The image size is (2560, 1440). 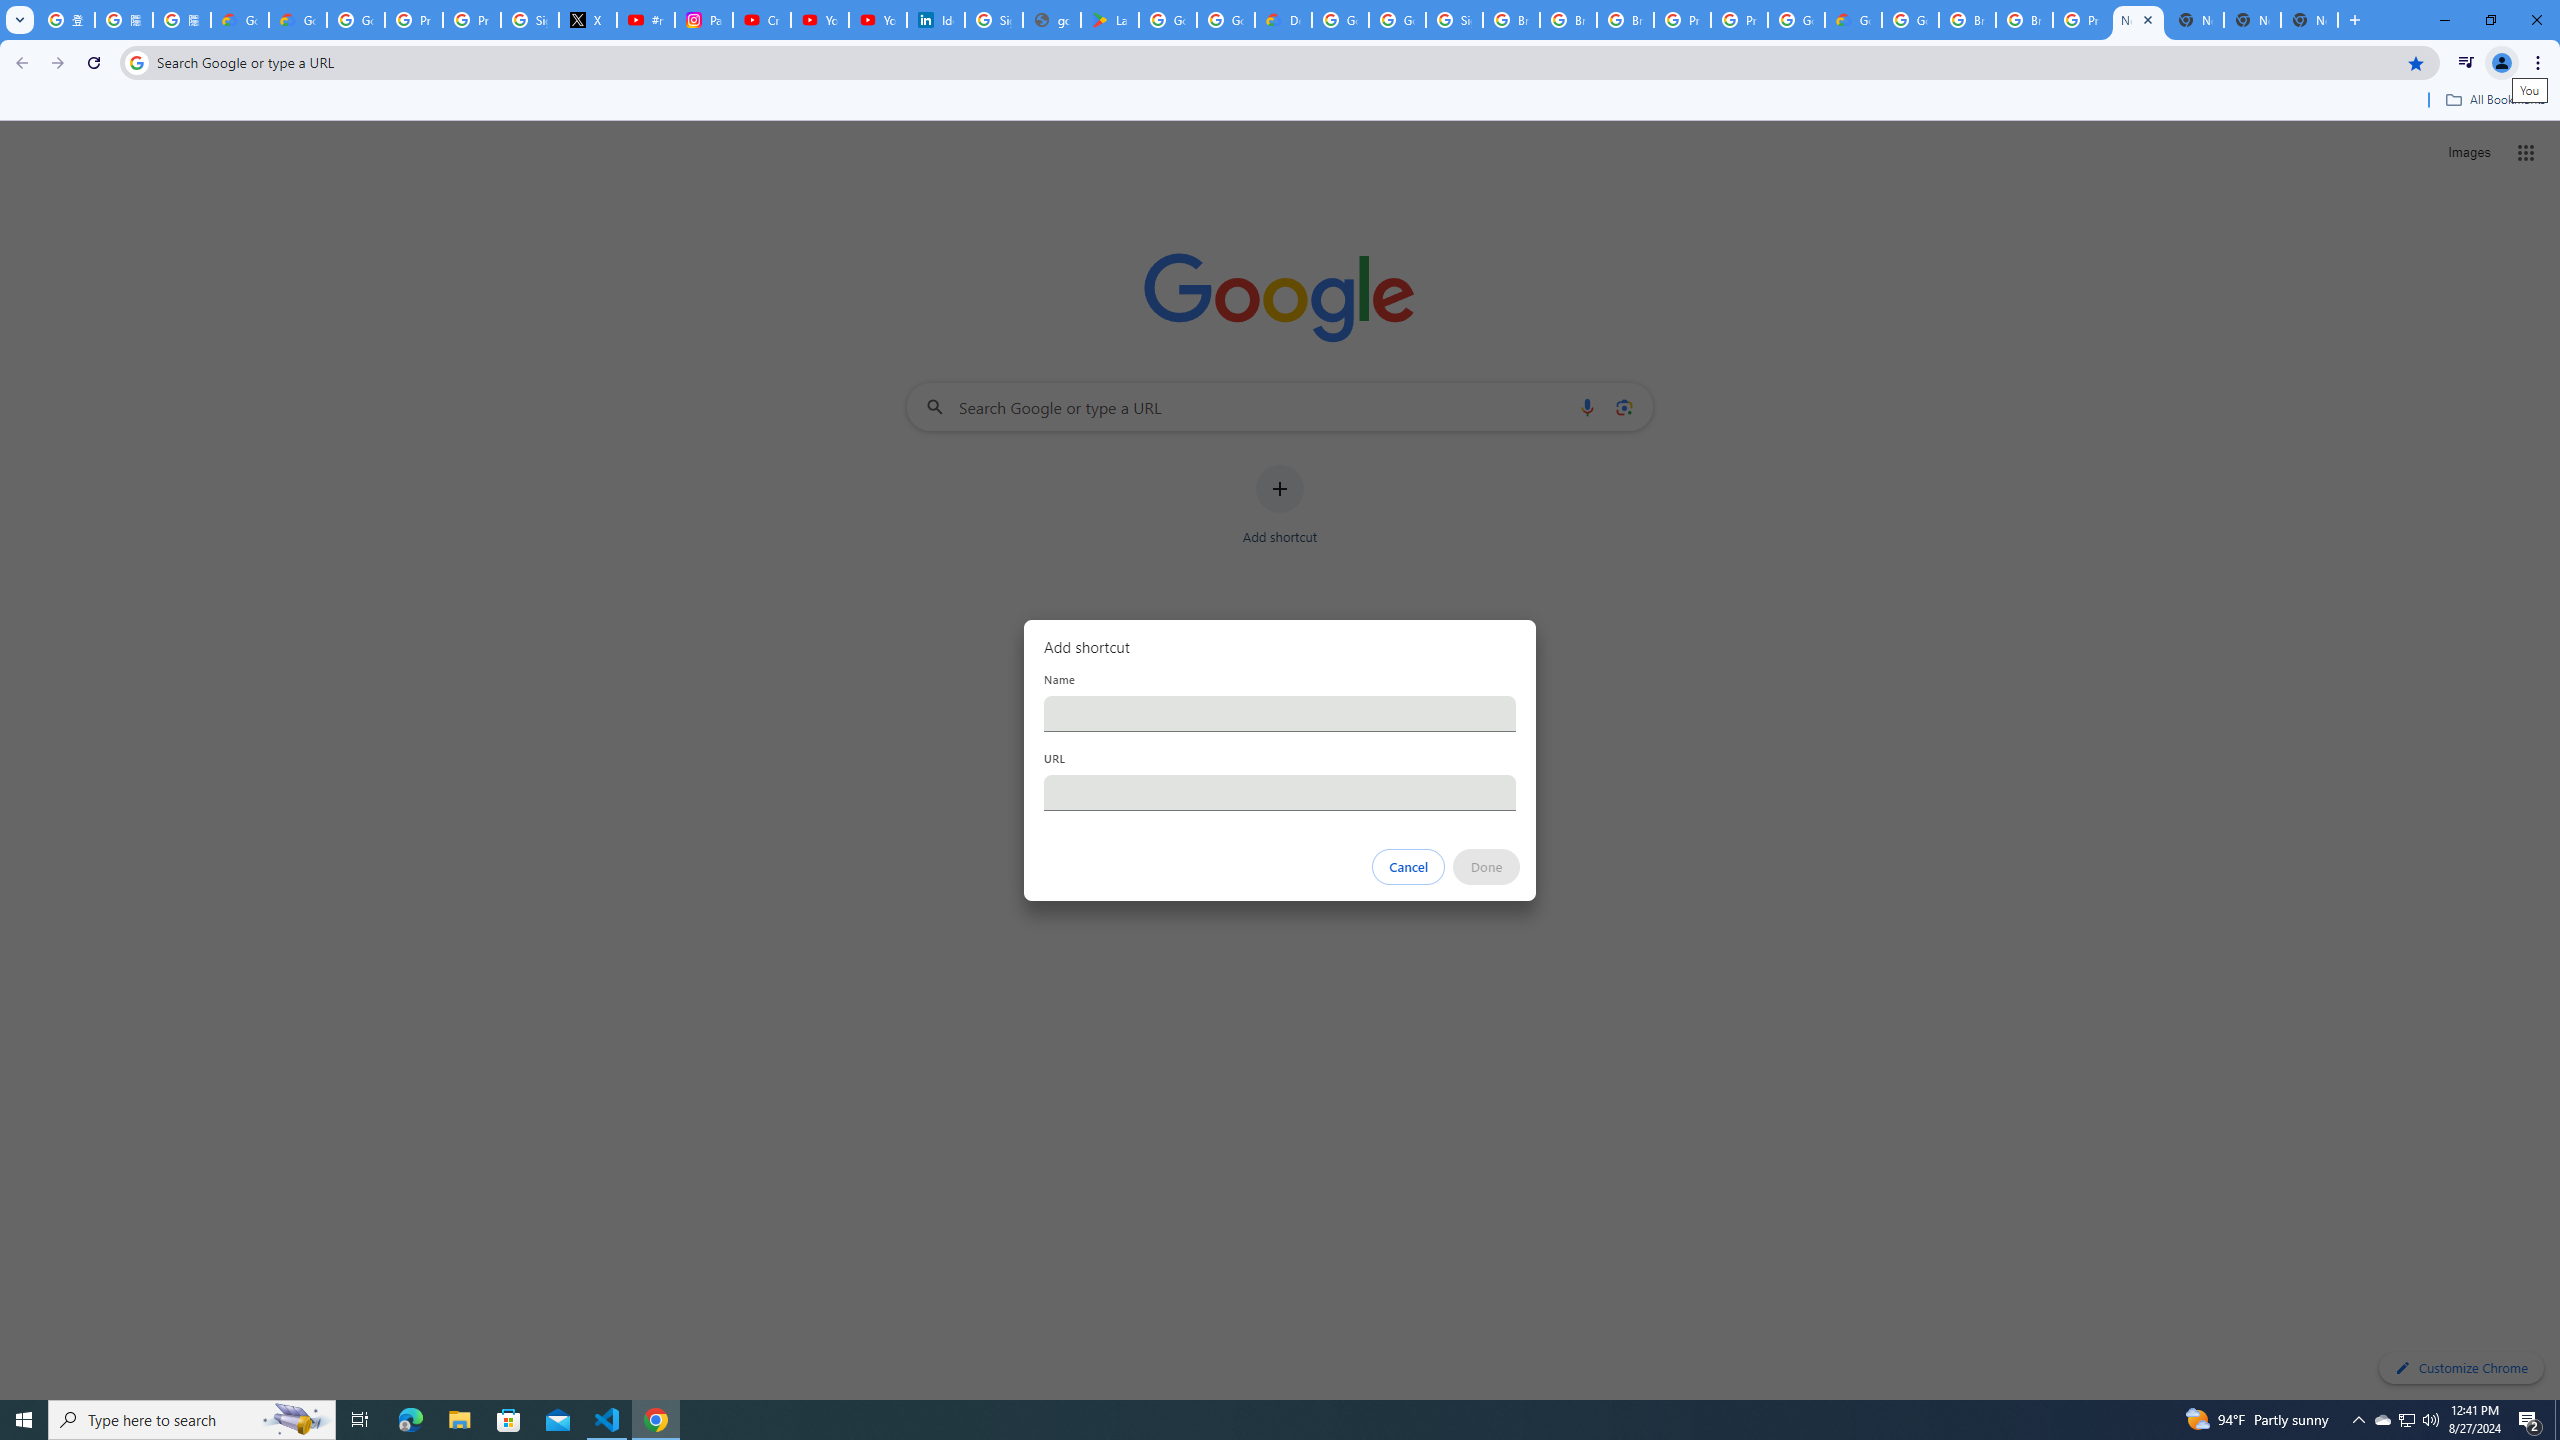 What do you see at coordinates (472, 19) in the screenshot?
I see `'Privacy Help Center - Policies Help'` at bounding box center [472, 19].